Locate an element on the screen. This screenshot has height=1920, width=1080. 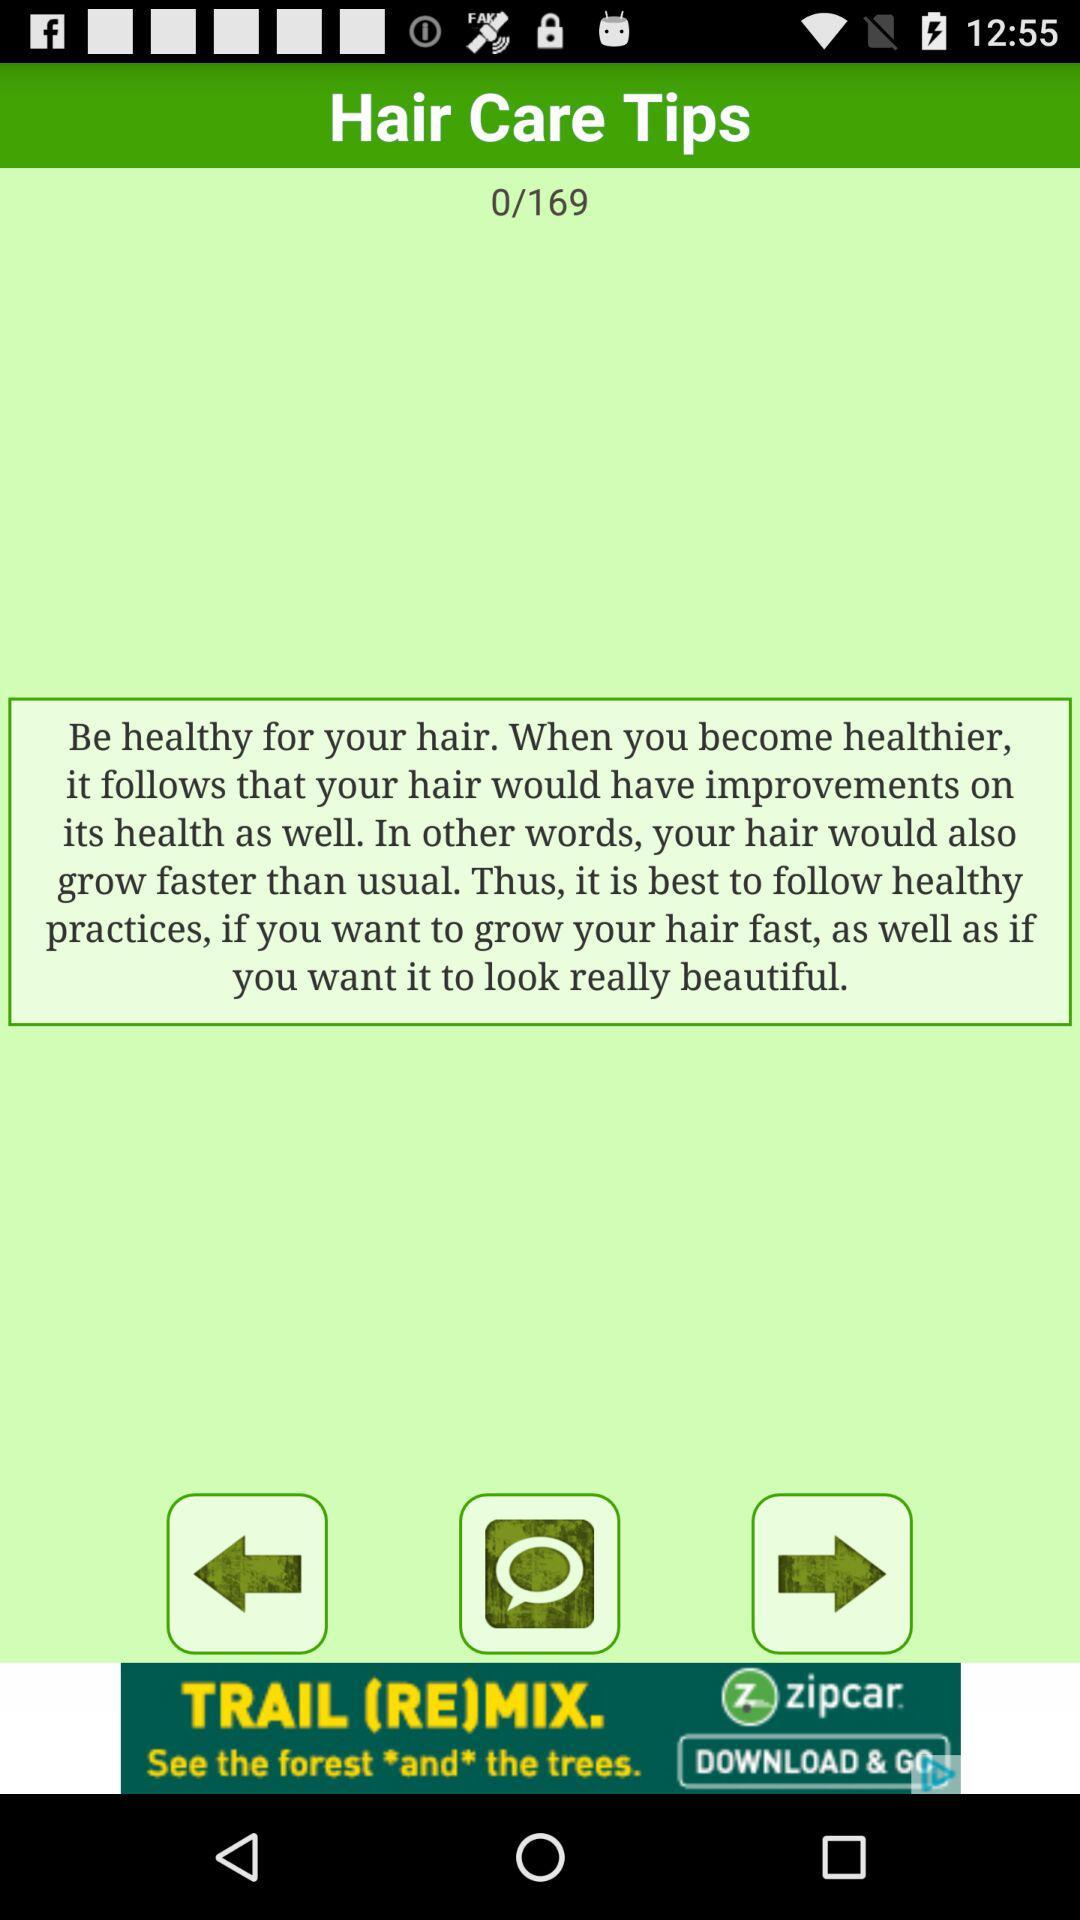
the arrow_forward icon is located at coordinates (832, 1683).